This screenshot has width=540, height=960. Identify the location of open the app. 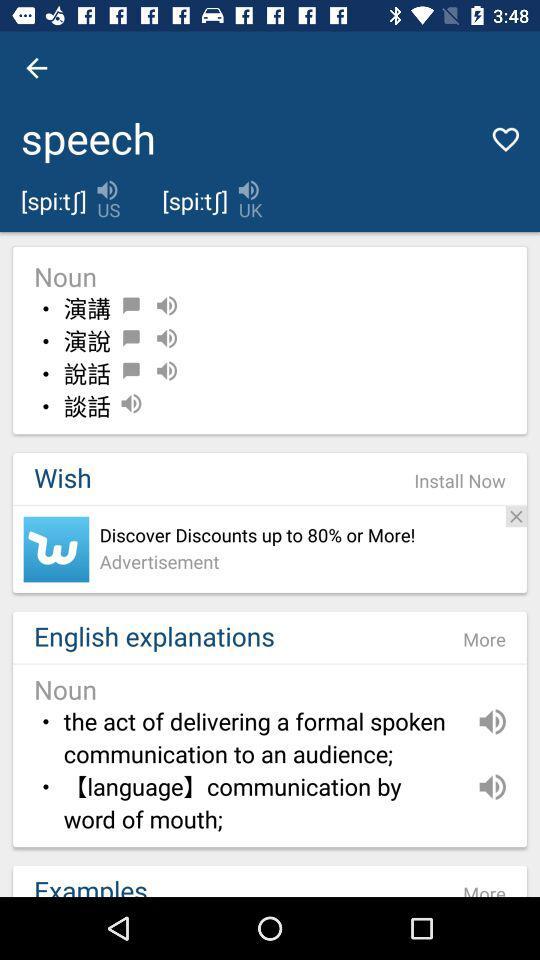
(56, 549).